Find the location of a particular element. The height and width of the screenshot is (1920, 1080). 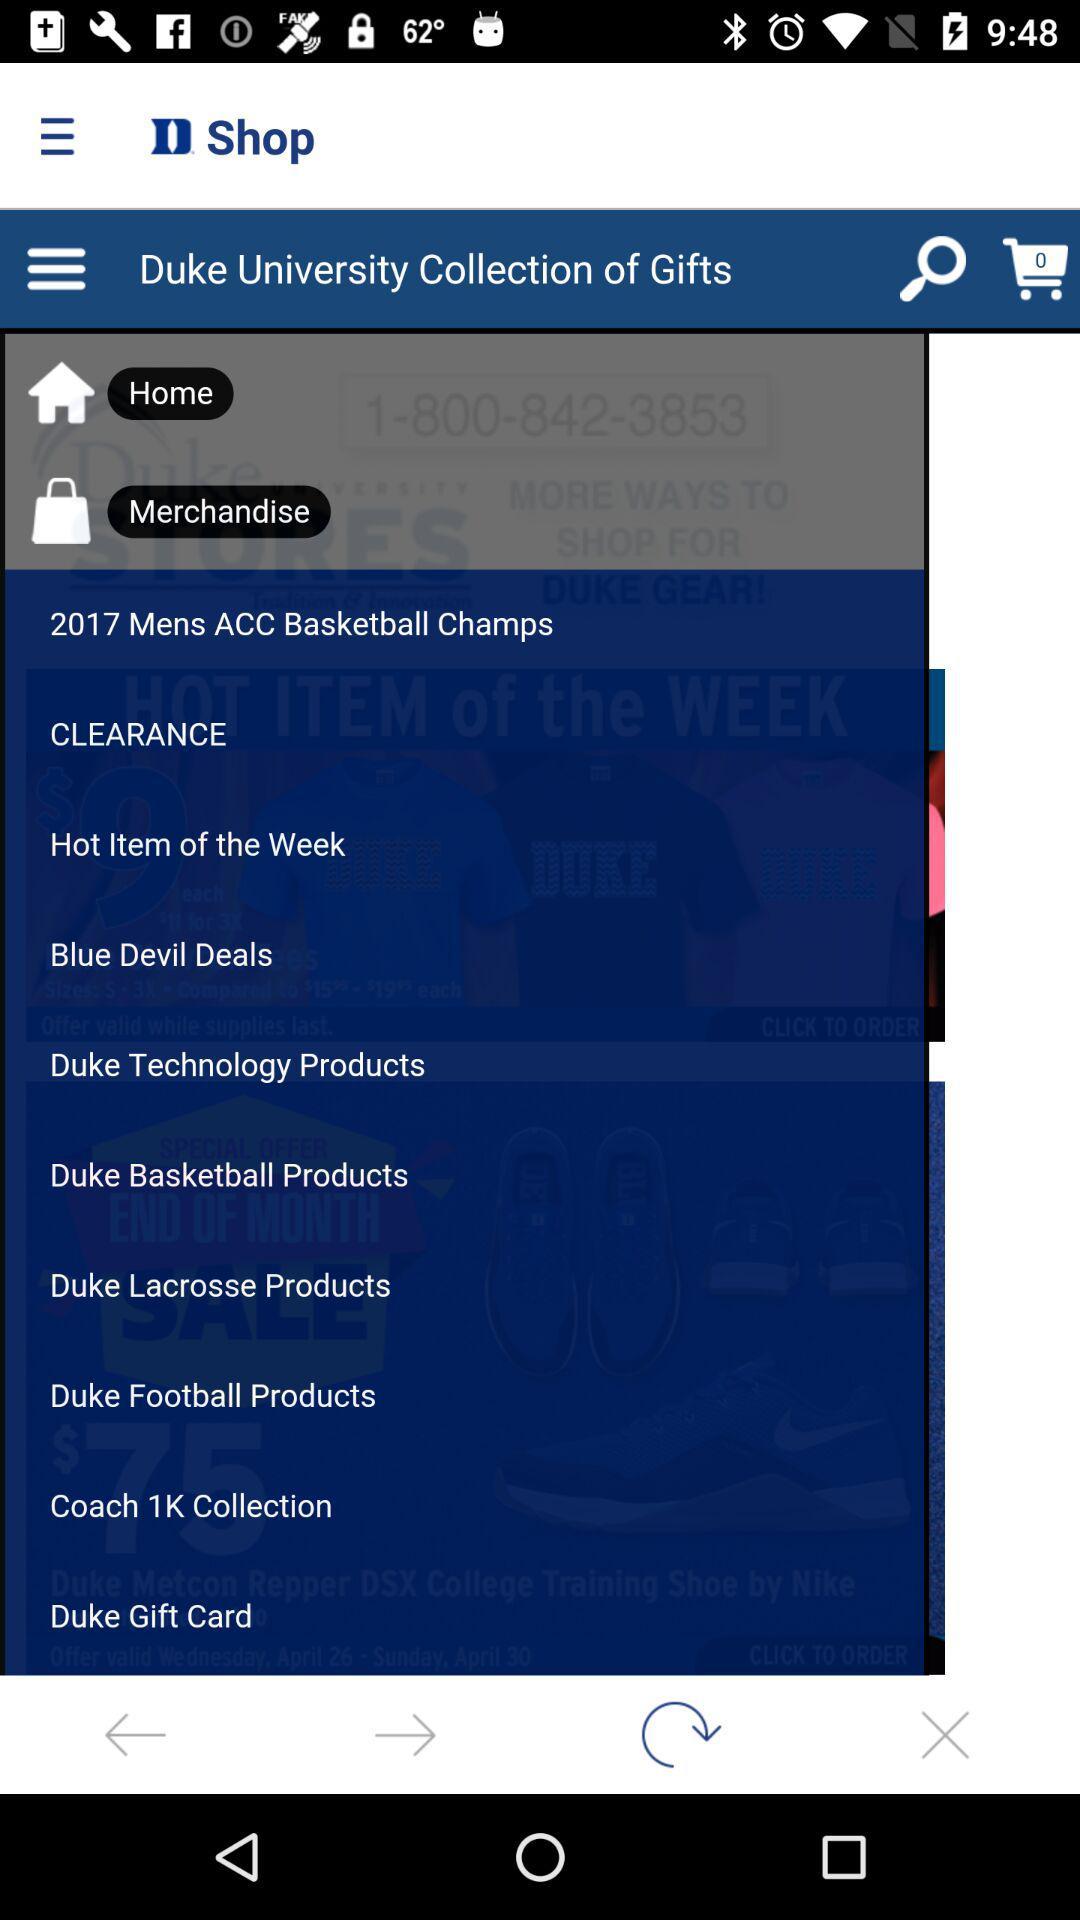

the arrow_forward icon is located at coordinates (405, 1733).